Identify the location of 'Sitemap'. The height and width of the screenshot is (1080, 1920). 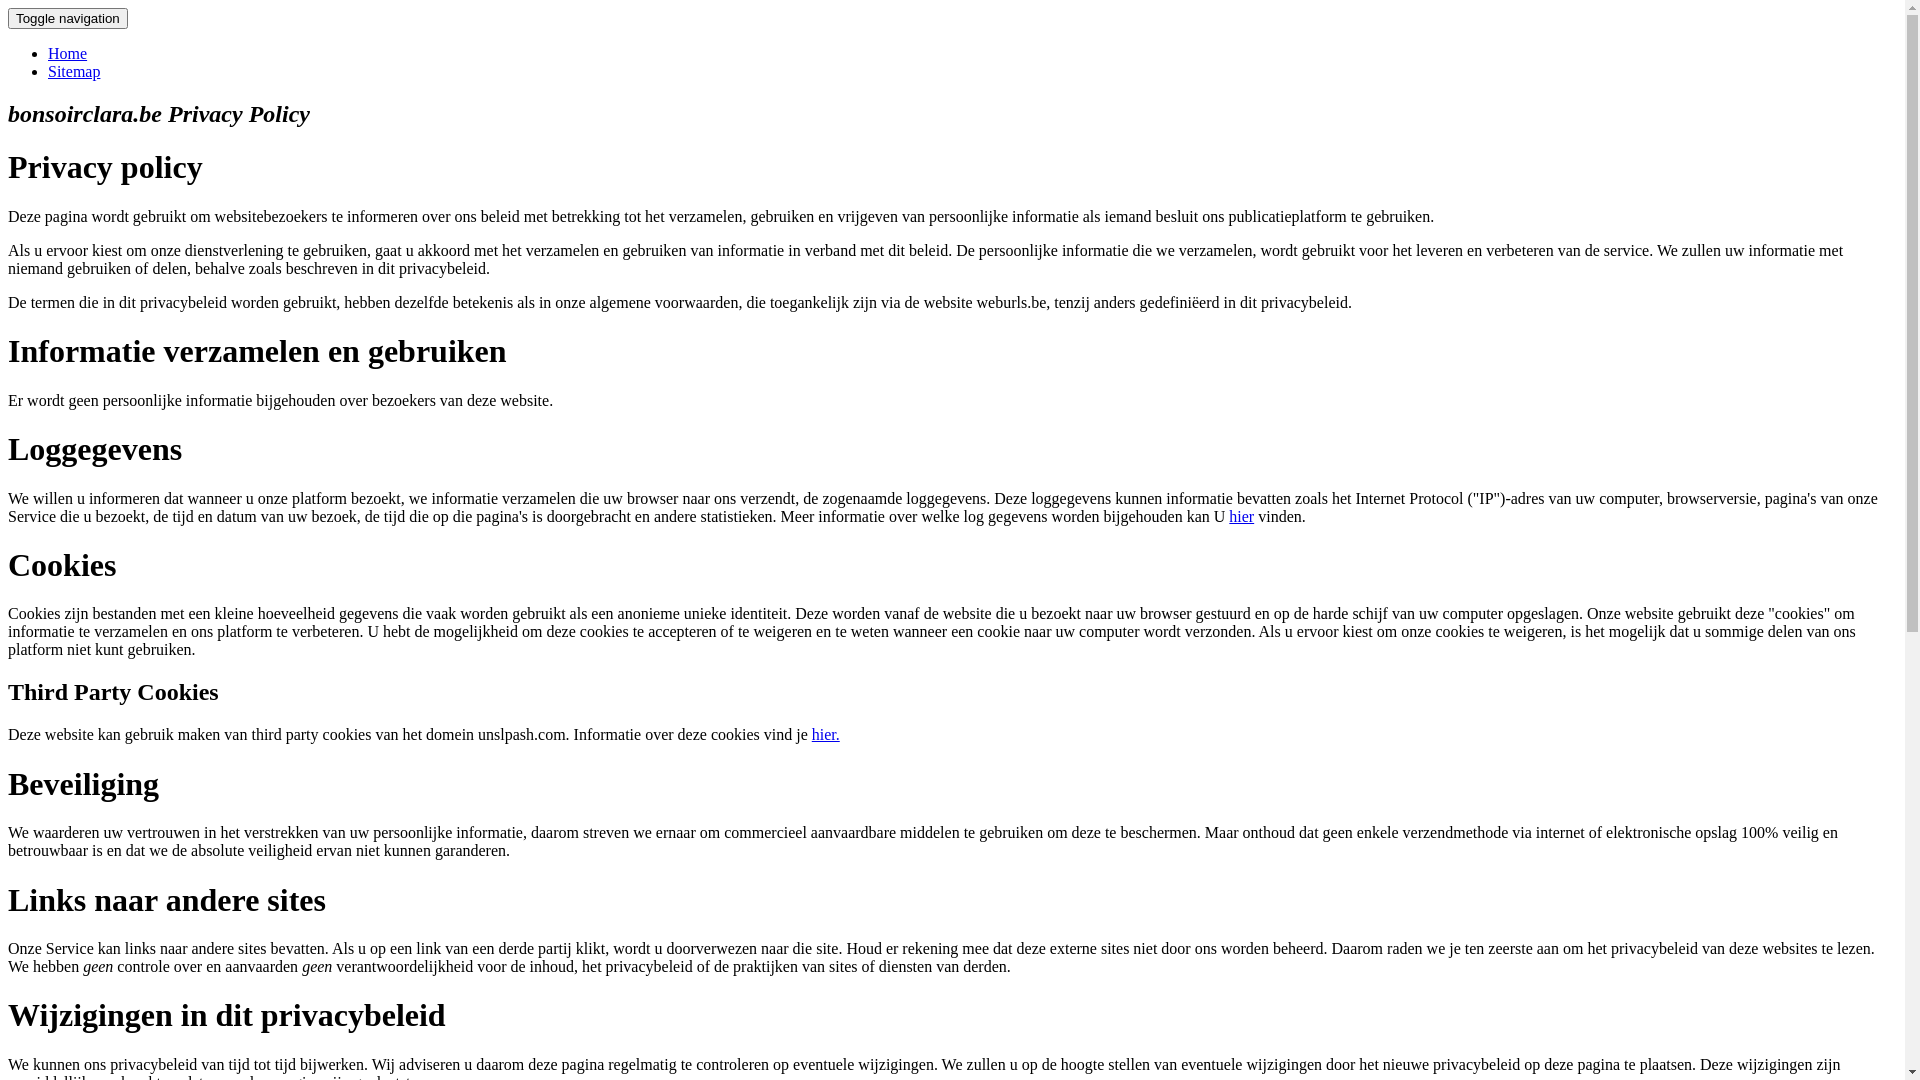
(73, 70).